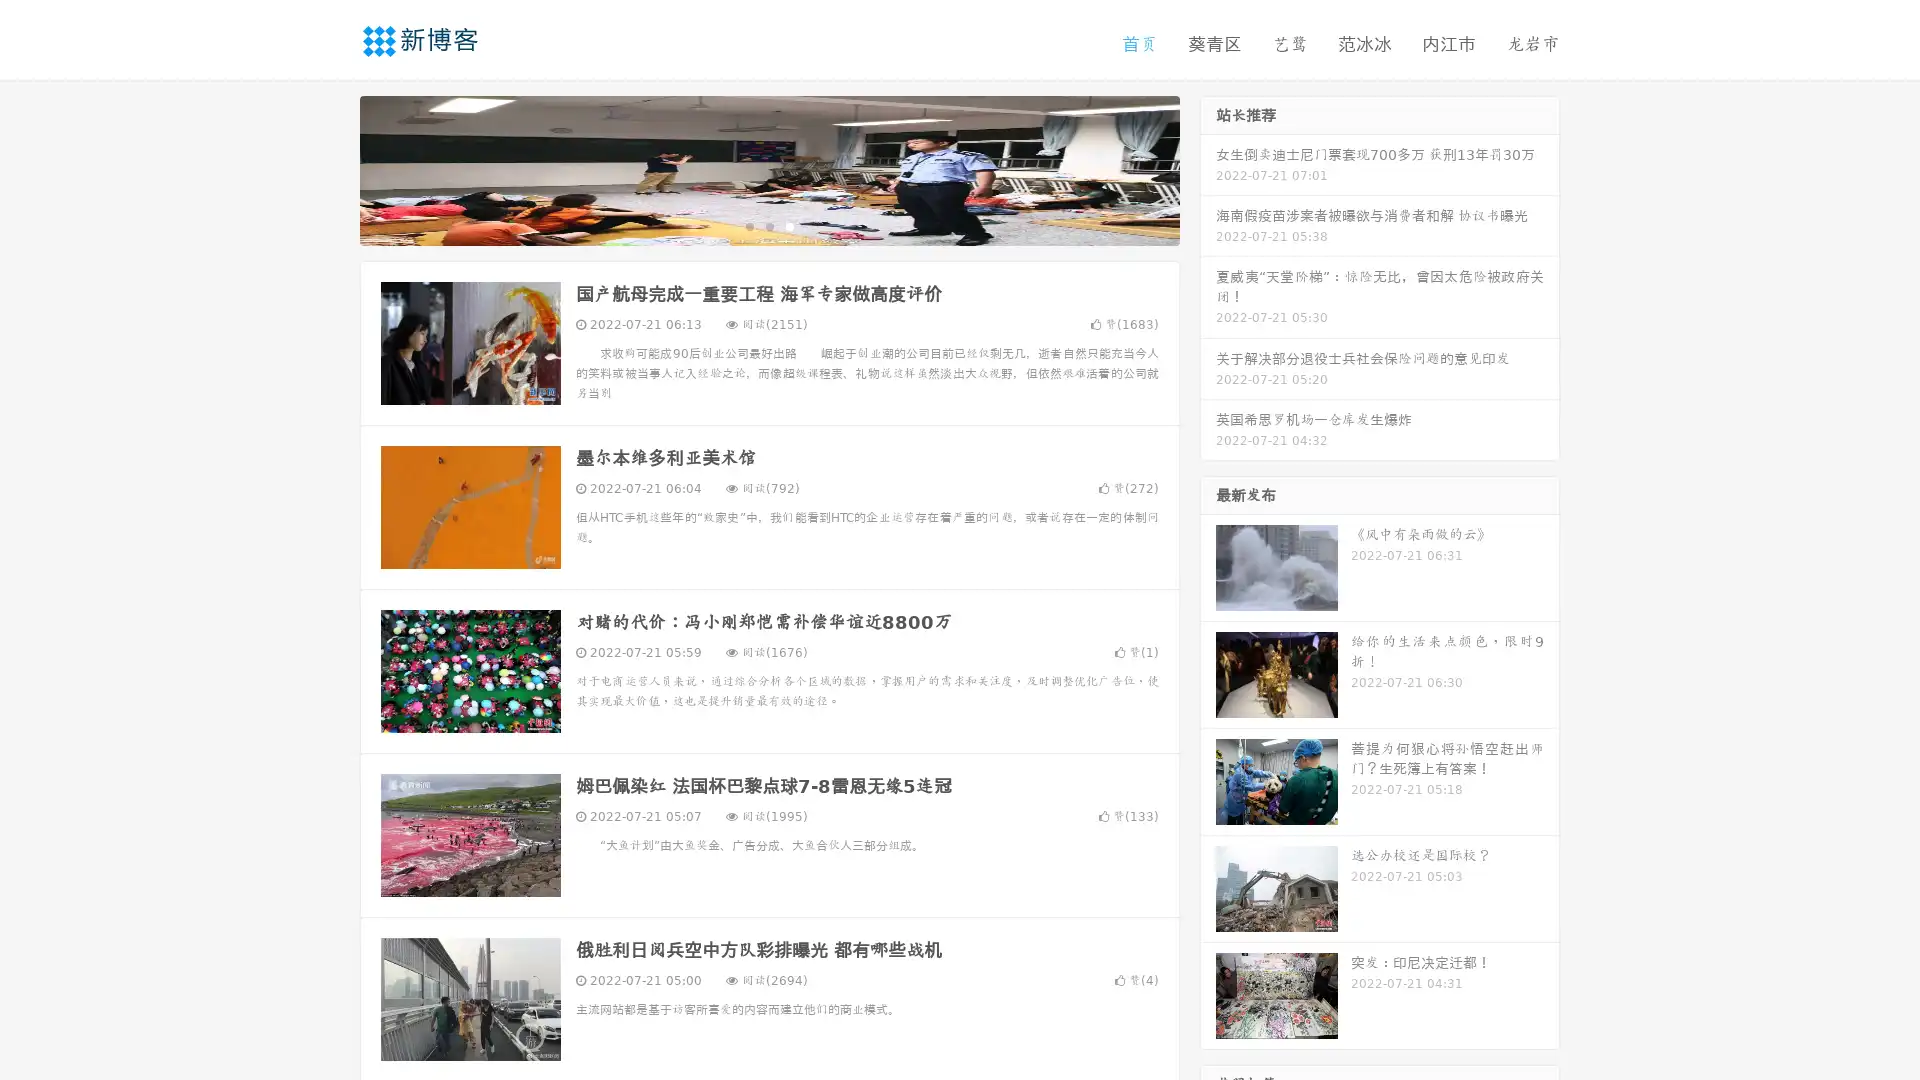 This screenshot has width=1920, height=1080. Describe the element at coordinates (1208, 168) in the screenshot. I see `Next slide` at that location.